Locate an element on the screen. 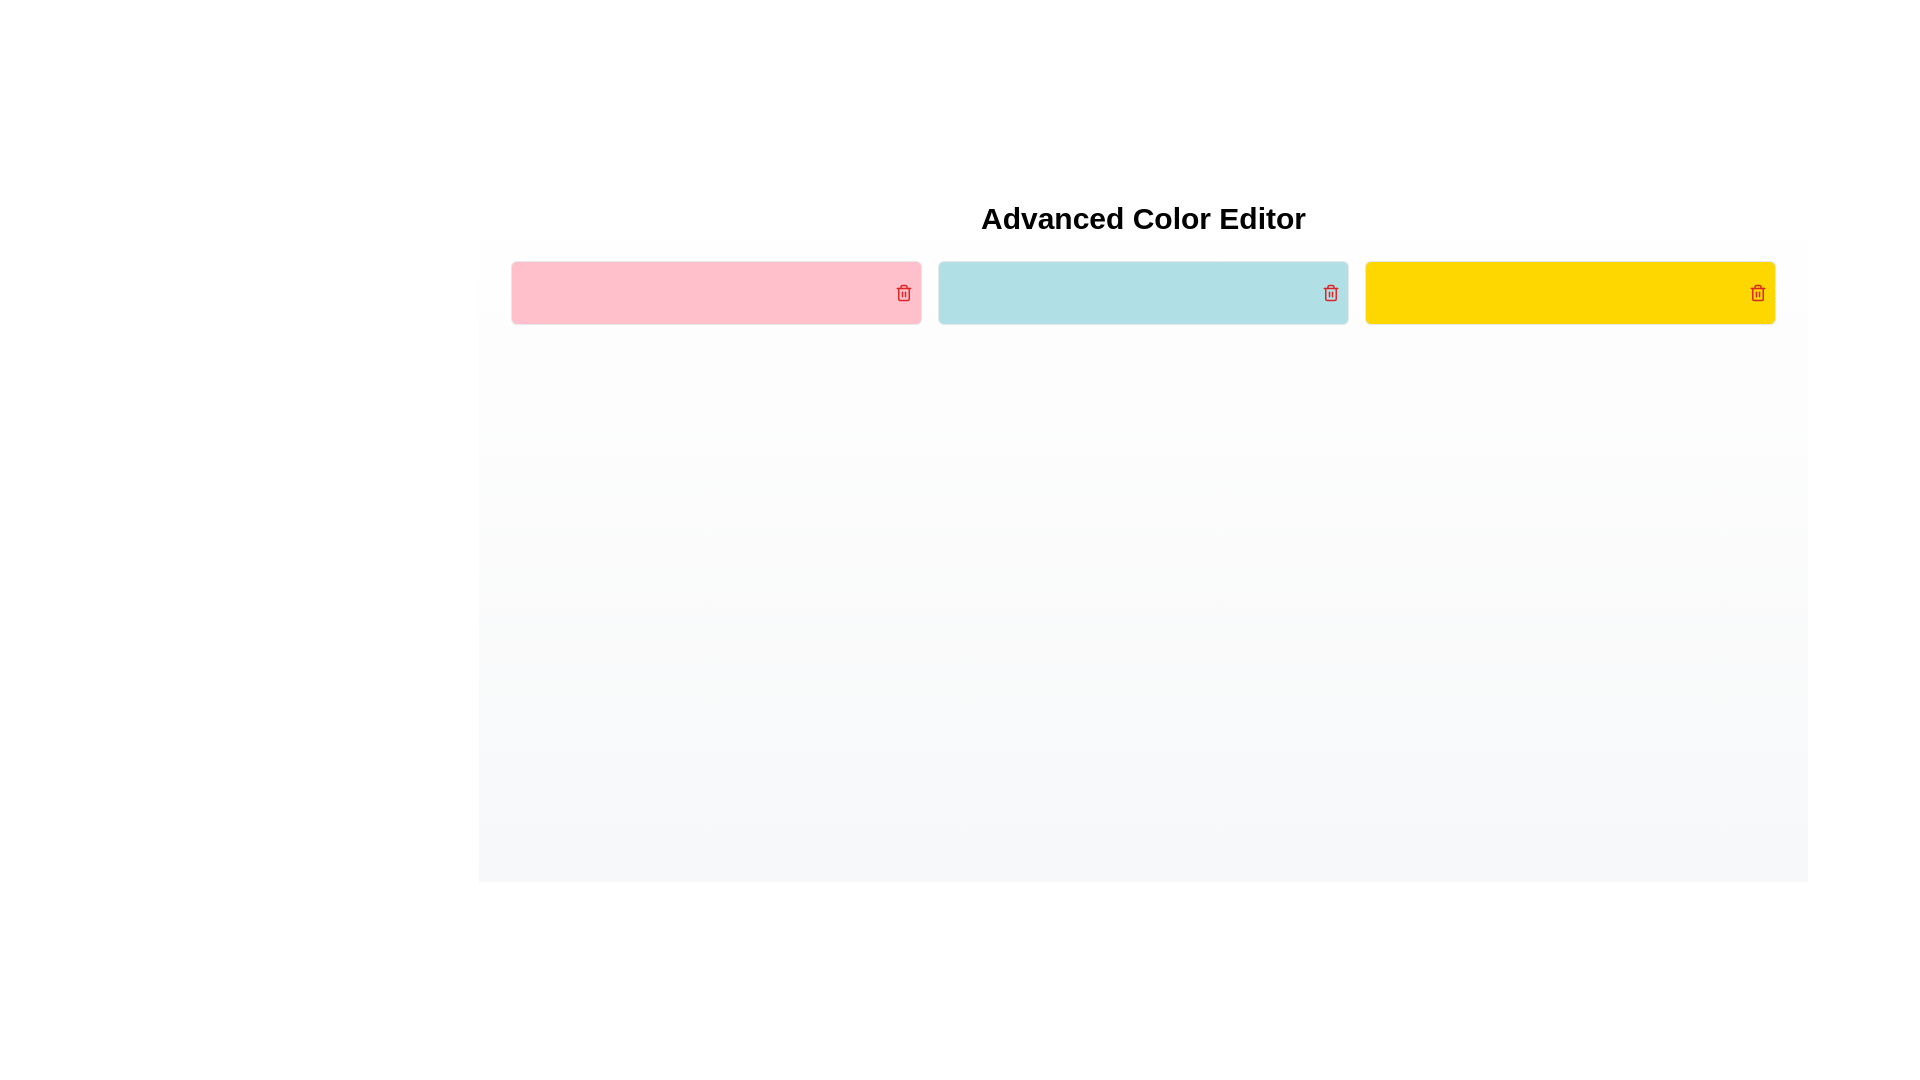 The width and height of the screenshot is (1920, 1080). the trash bin icon button, which is located at the far right of the first light pink horizontal bar under the 'Advanced Color Editor' heading is located at coordinates (902, 293).